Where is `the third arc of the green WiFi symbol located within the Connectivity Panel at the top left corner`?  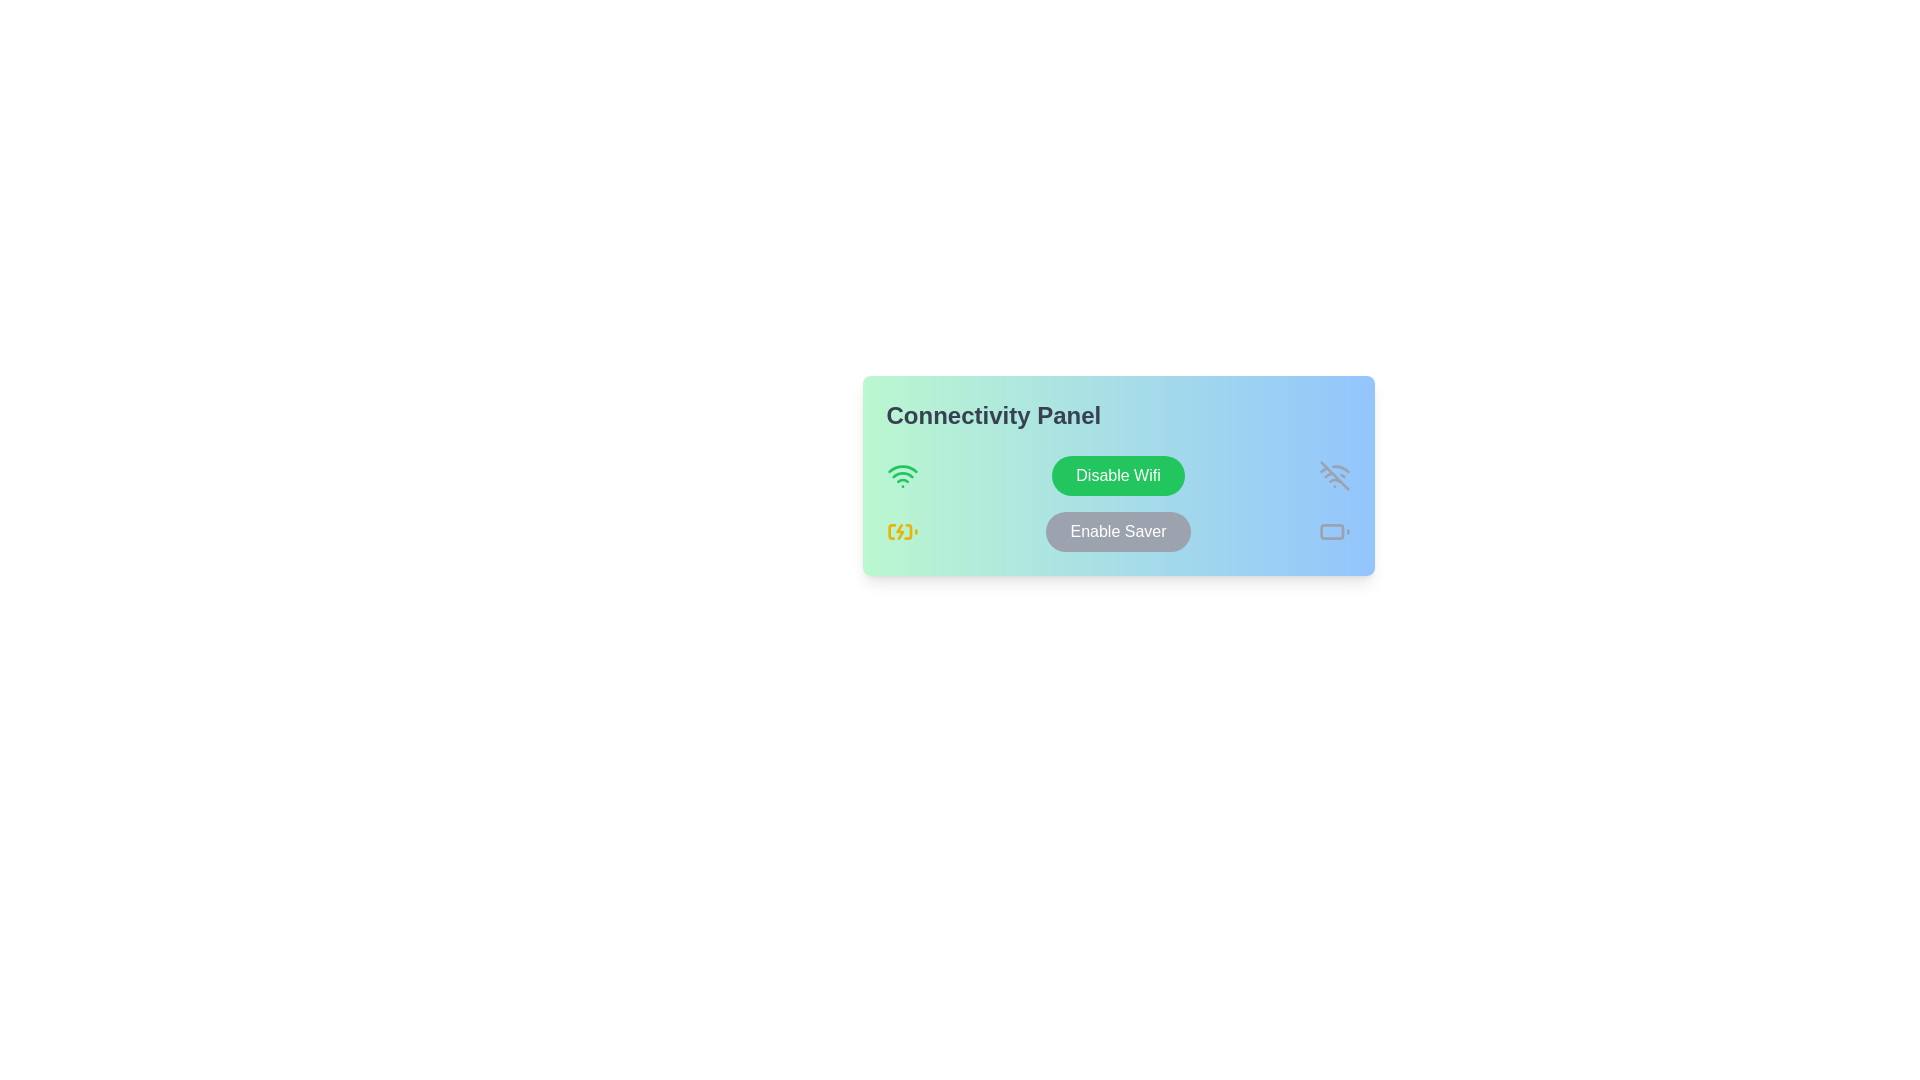
the third arc of the green WiFi symbol located within the Connectivity Panel at the top left corner is located at coordinates (901, 475).